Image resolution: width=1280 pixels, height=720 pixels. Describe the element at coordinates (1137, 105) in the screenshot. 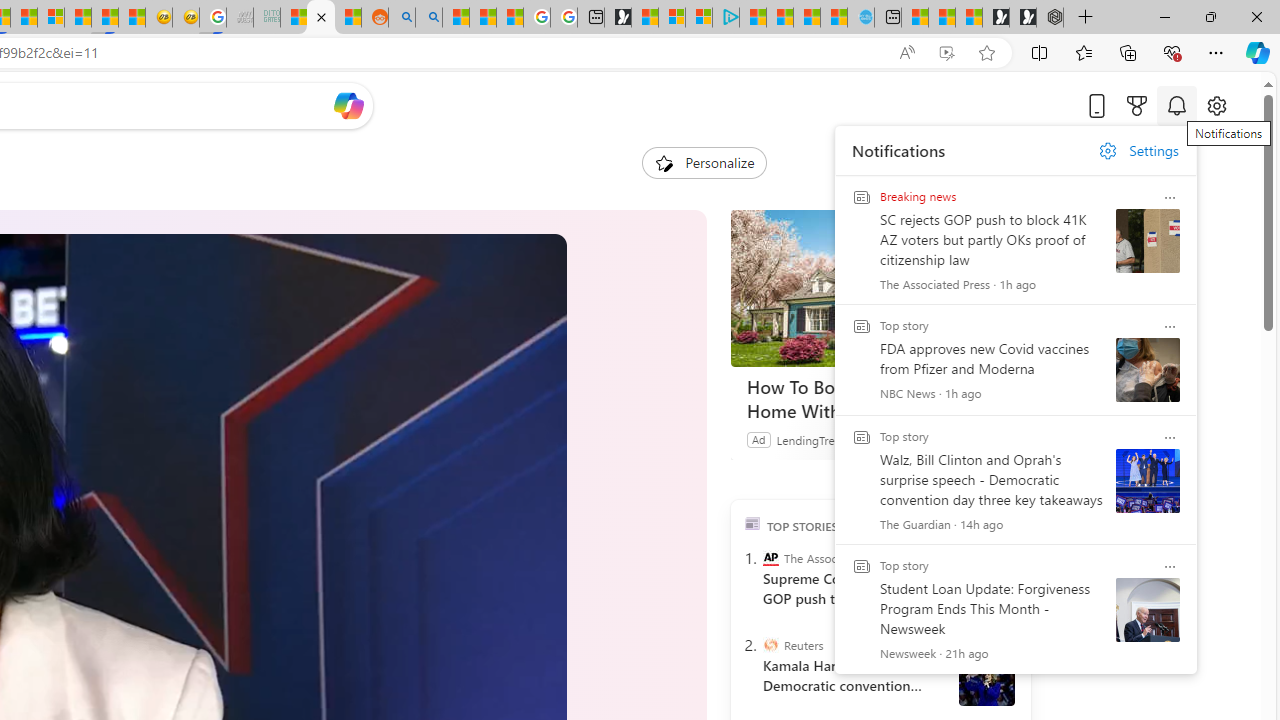

I see `'Microsoft rewards'` at that location.